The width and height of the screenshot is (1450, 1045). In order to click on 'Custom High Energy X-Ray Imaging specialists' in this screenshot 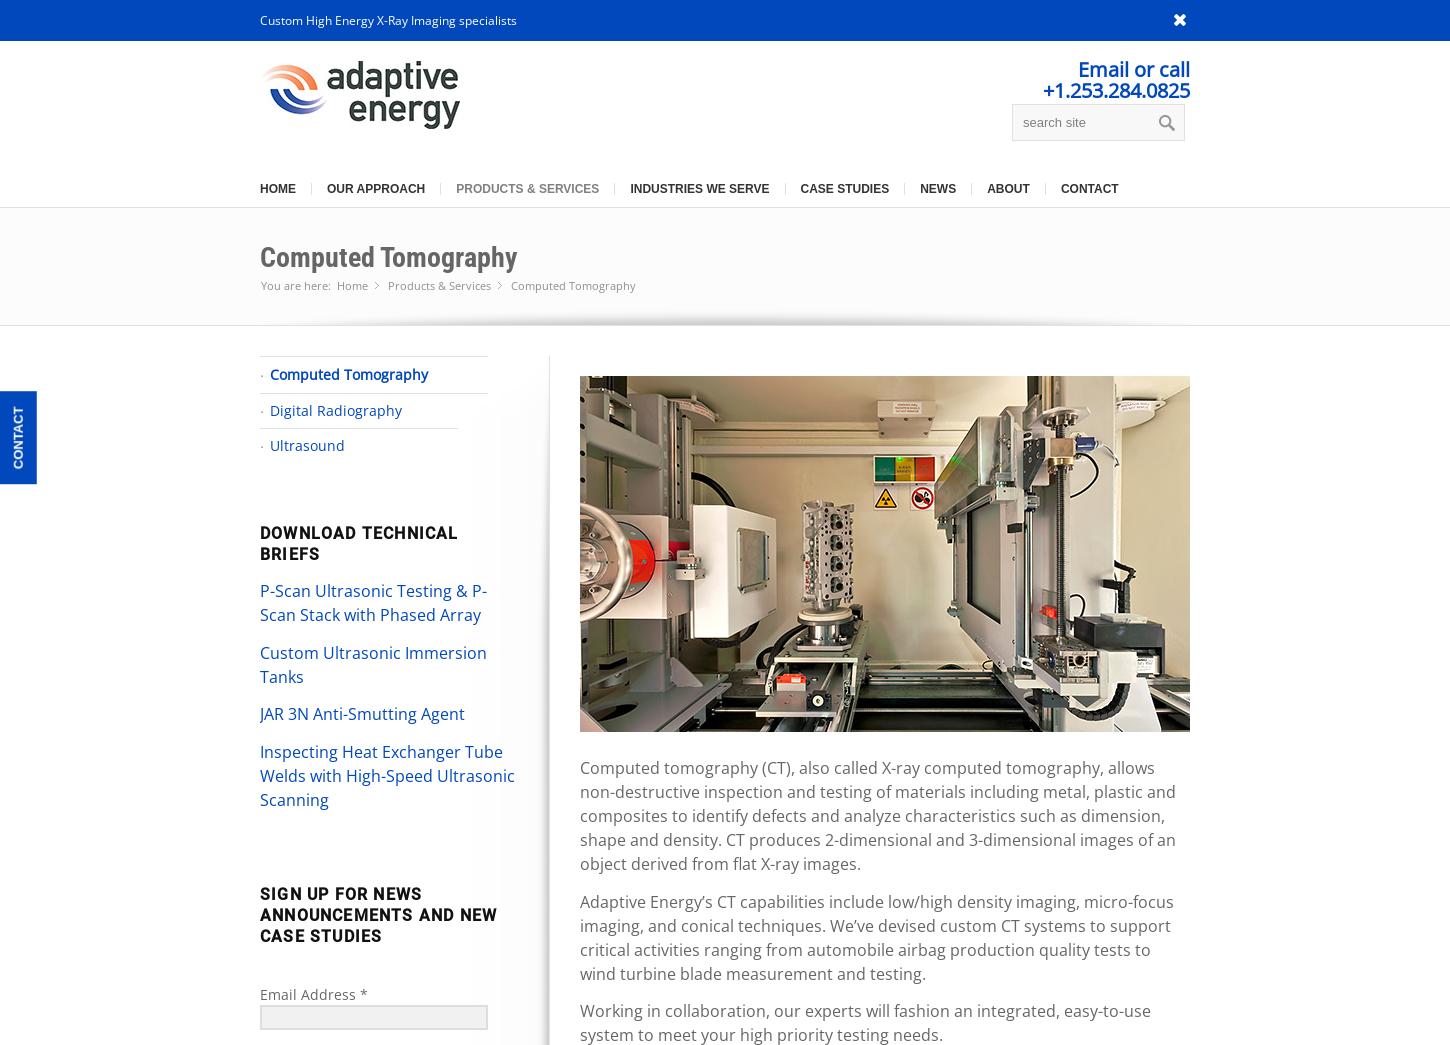, I will do `click(259, 19)`.